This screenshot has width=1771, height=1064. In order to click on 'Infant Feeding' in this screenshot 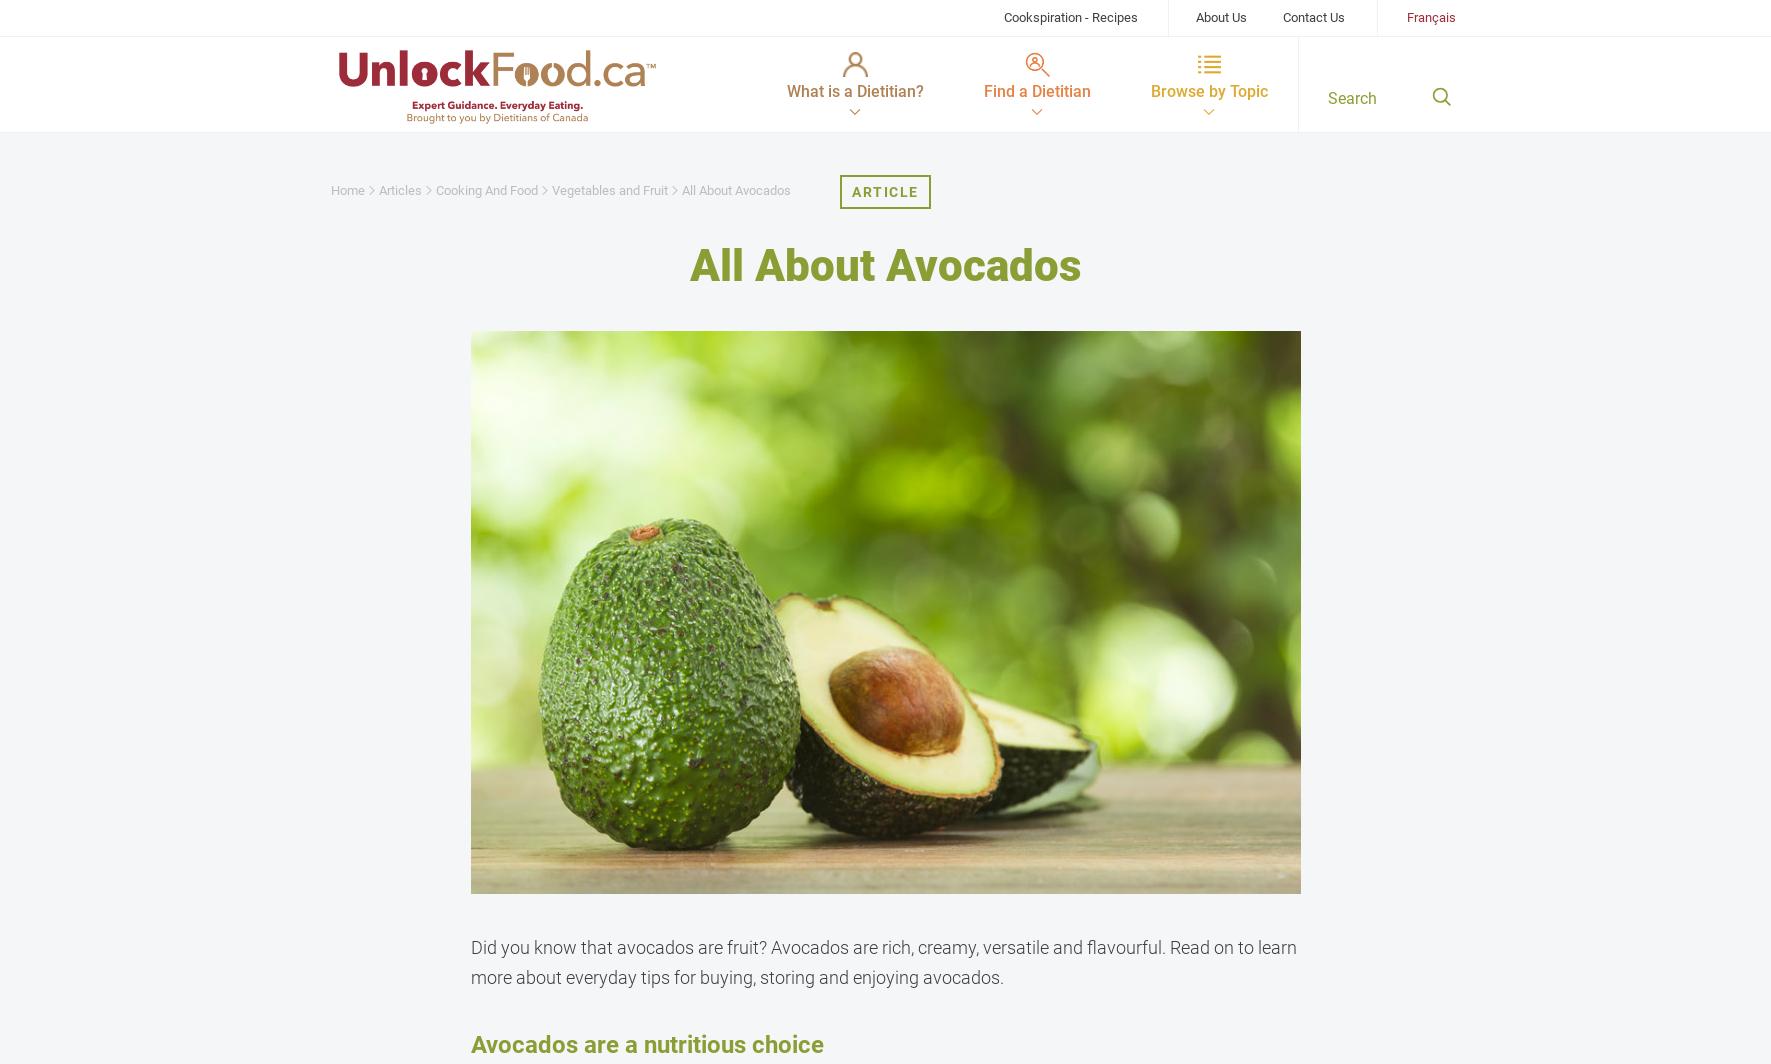, I will do `click(406, 326)`.